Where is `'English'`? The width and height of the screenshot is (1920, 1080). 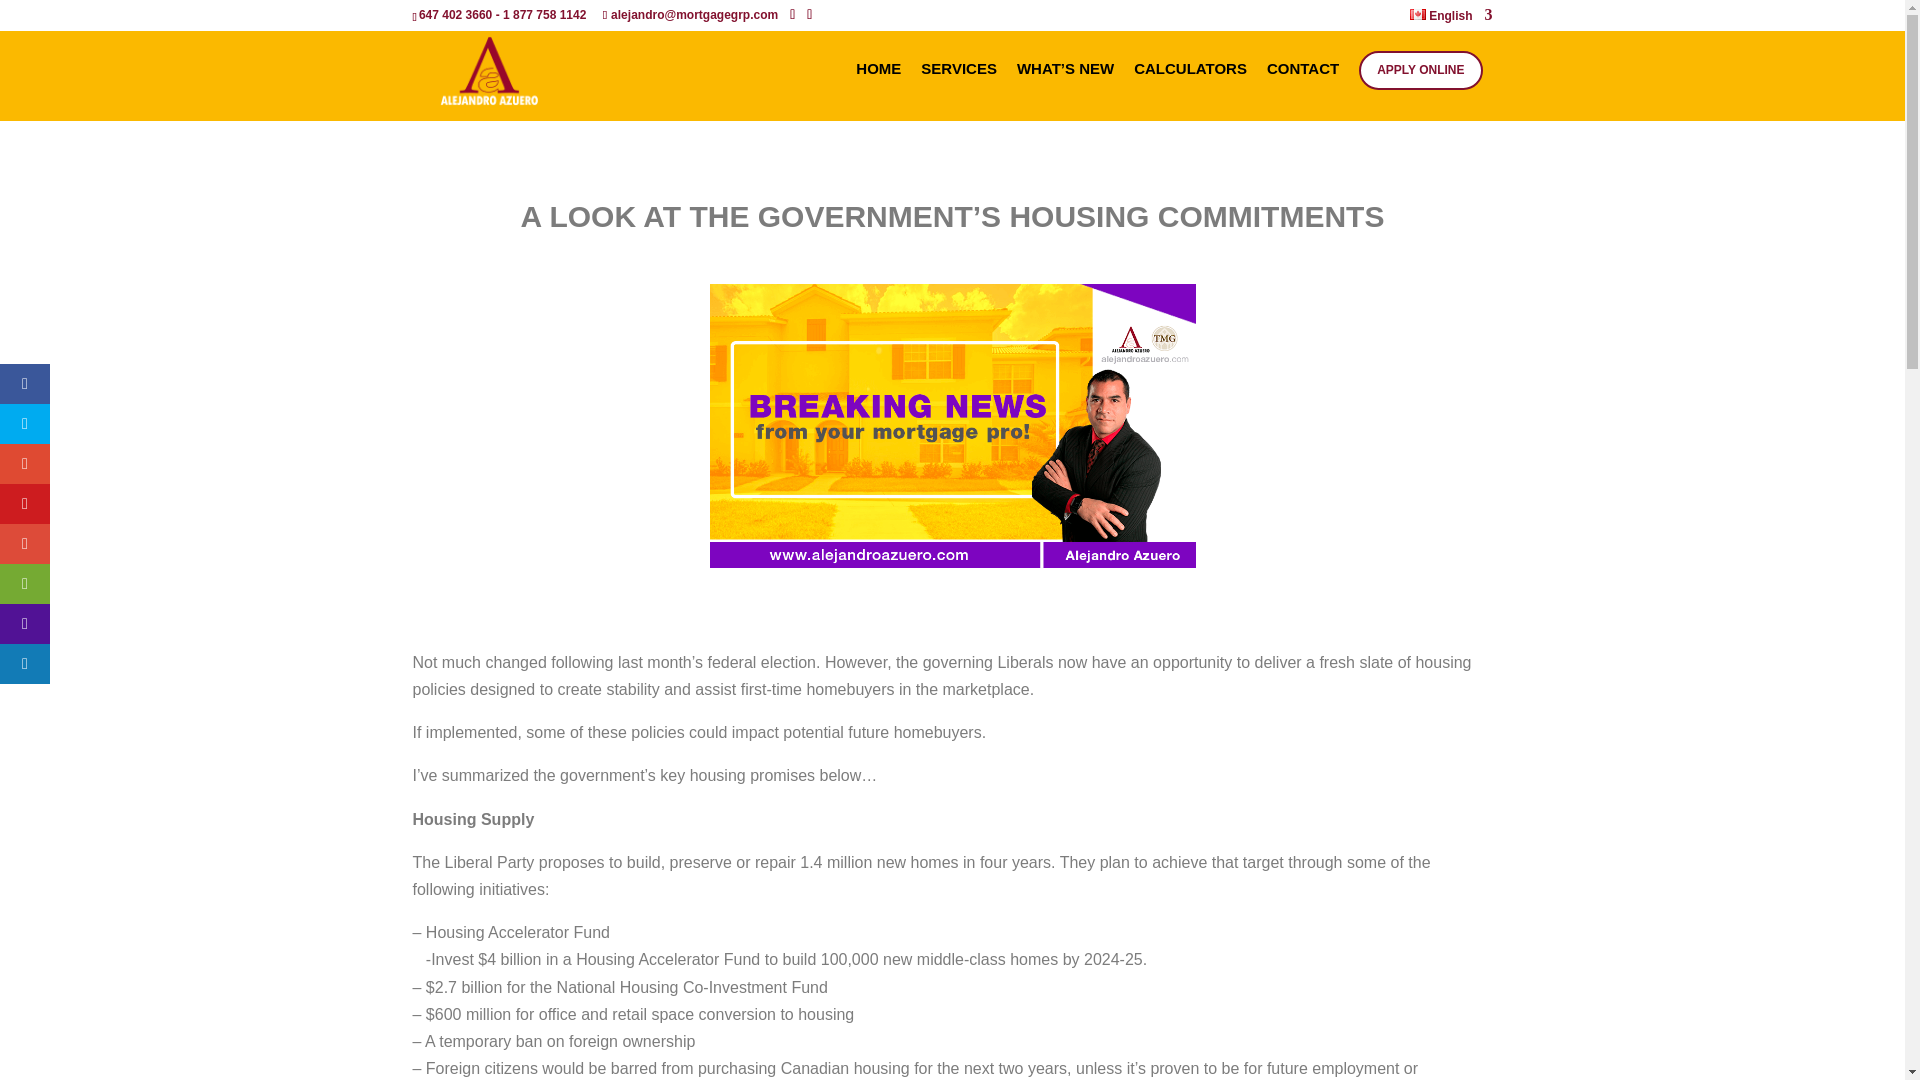 'English' is located at coordinates (1451, 19).